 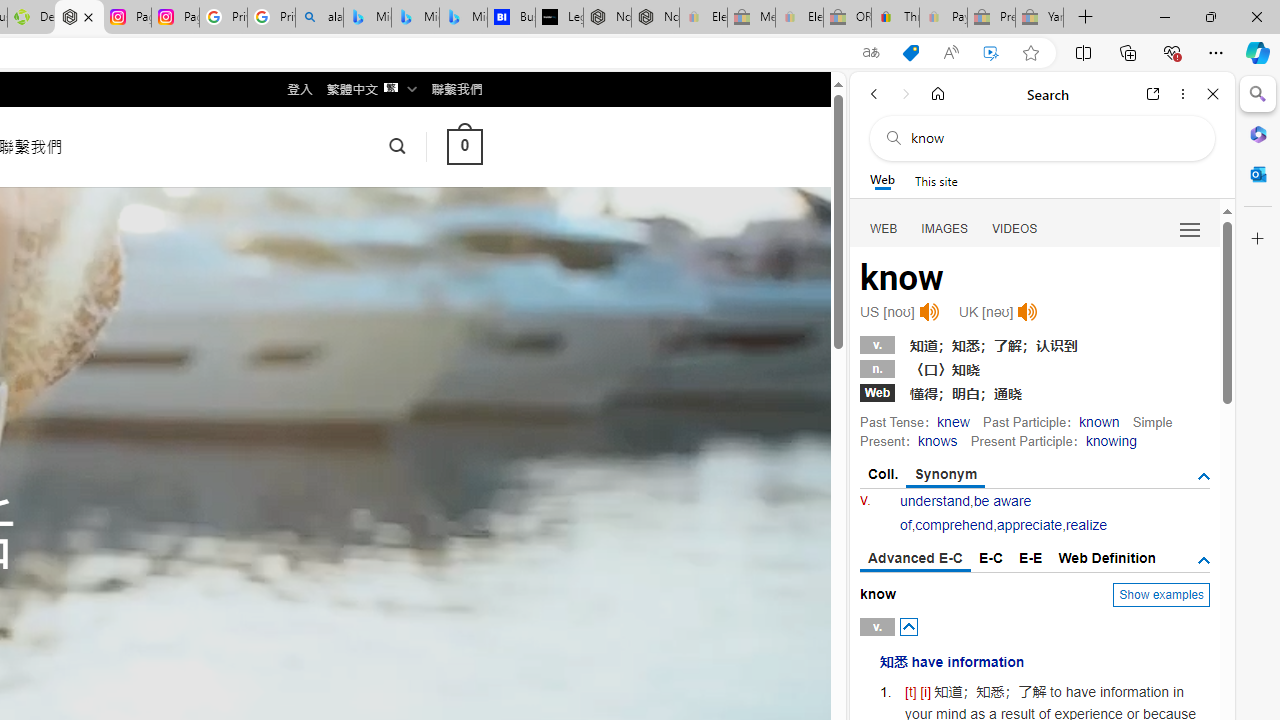 I want to click on 'Synonym', so click(x=944, y=475).